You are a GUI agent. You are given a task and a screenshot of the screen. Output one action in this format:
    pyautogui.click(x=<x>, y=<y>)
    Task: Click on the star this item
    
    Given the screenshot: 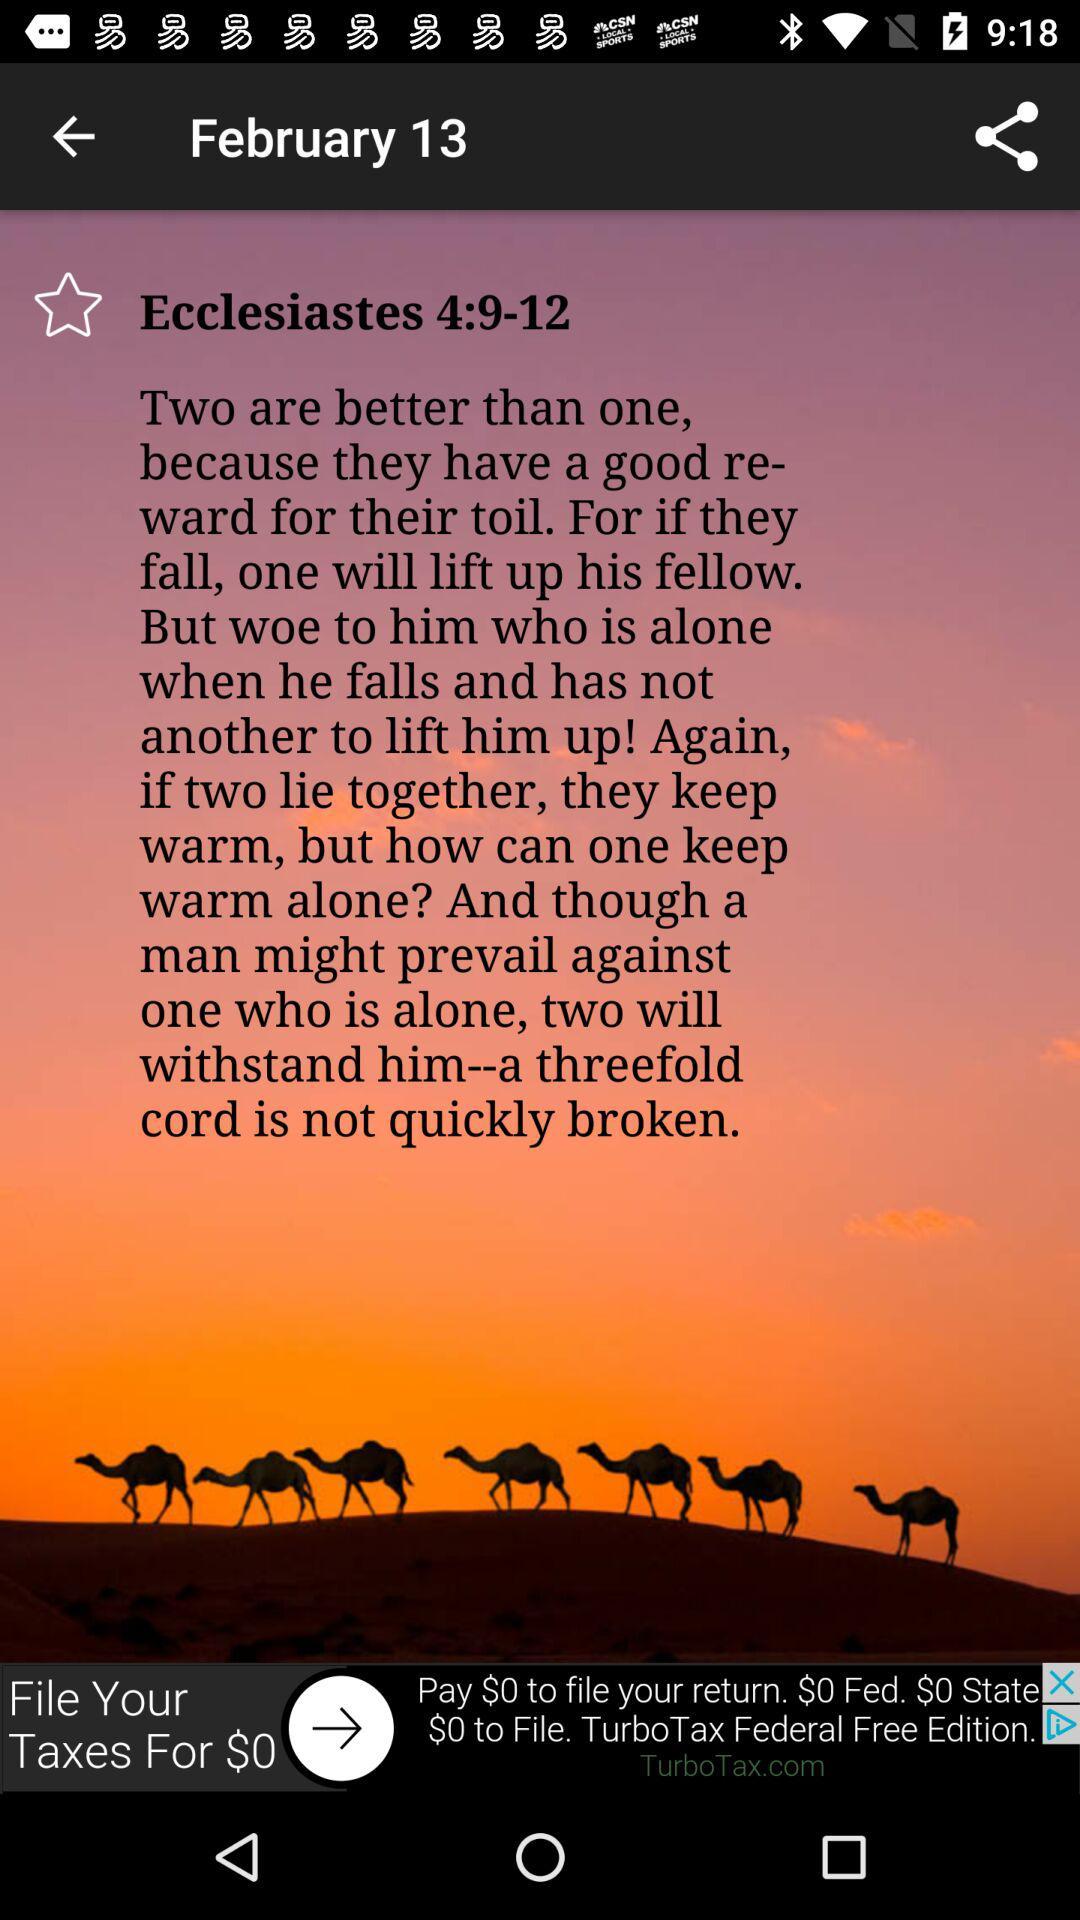 What is the action you would take?
    pyautogui.click(x=67, y=303)
    